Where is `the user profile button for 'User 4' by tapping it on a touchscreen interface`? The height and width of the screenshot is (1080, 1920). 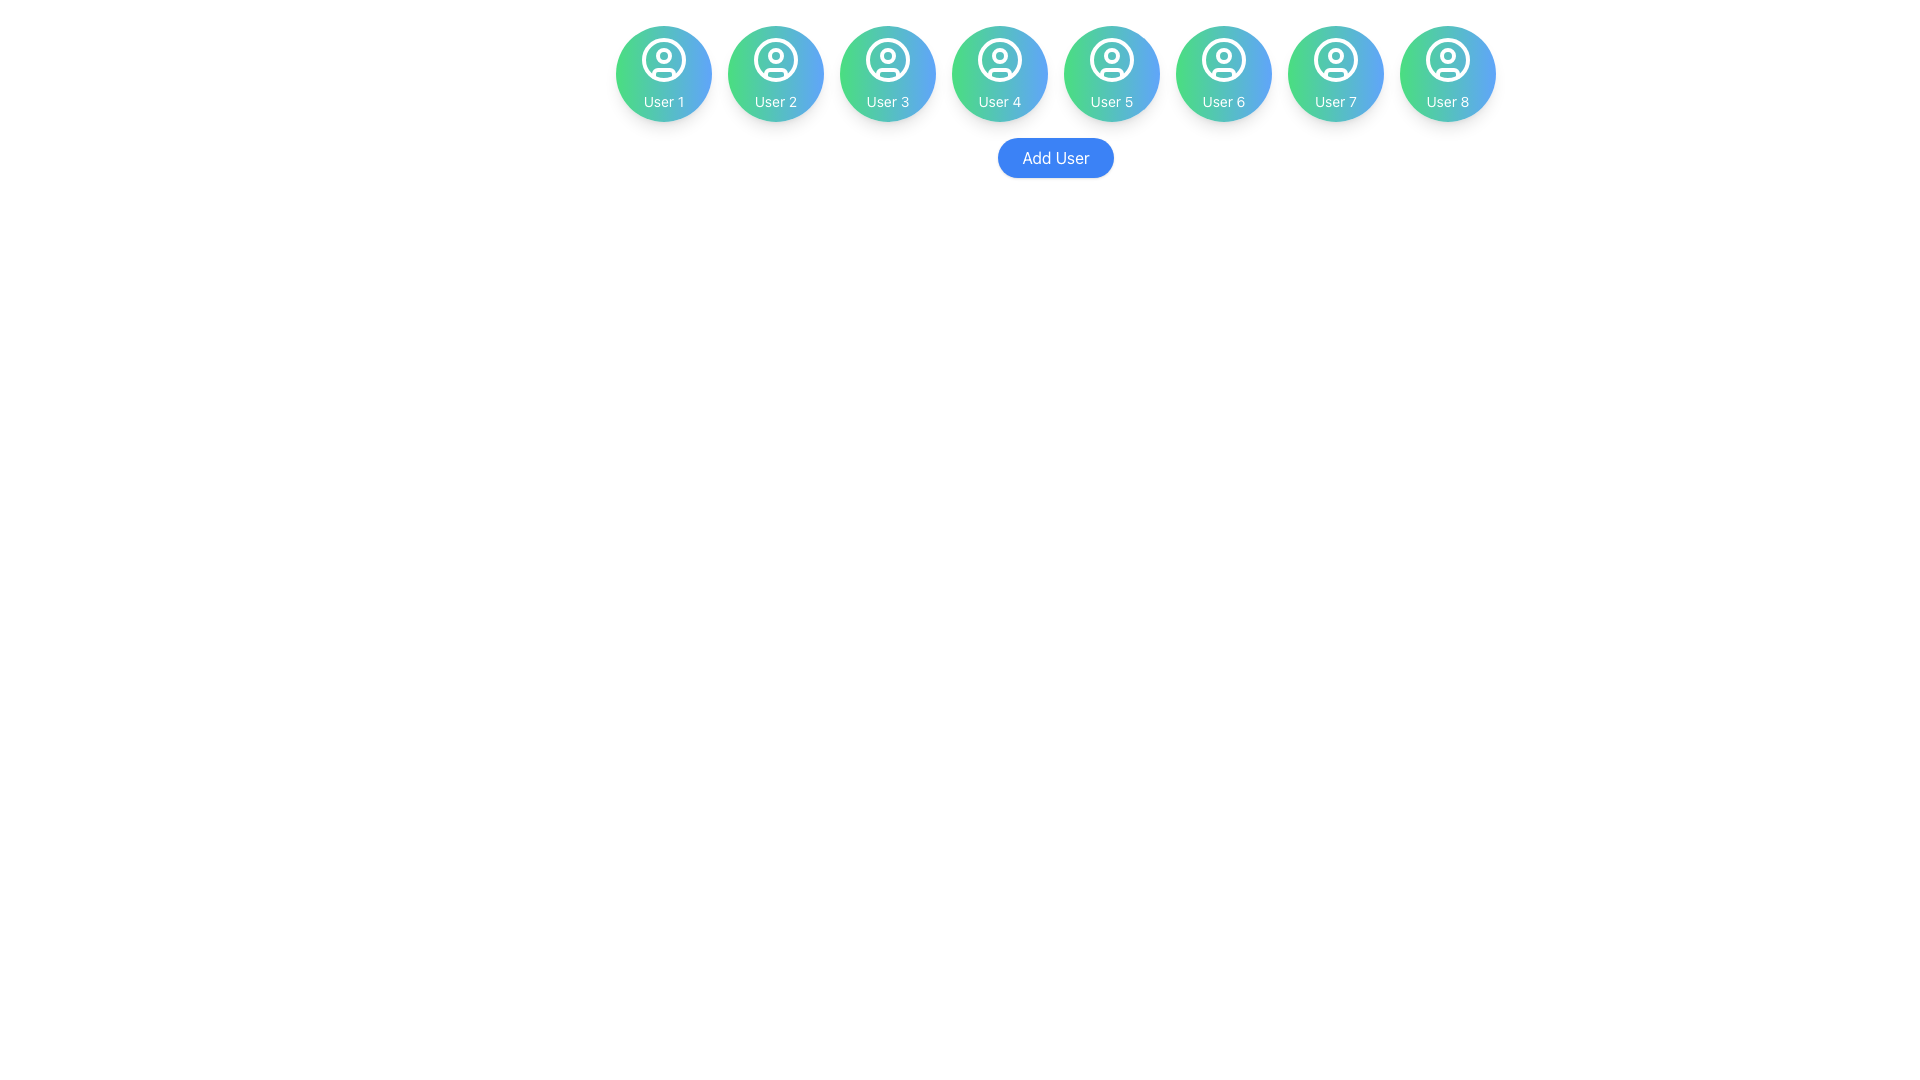
the user profile button for 'User 4' by tapping it on a touchscreen interface is located at coordinates (999, 72).